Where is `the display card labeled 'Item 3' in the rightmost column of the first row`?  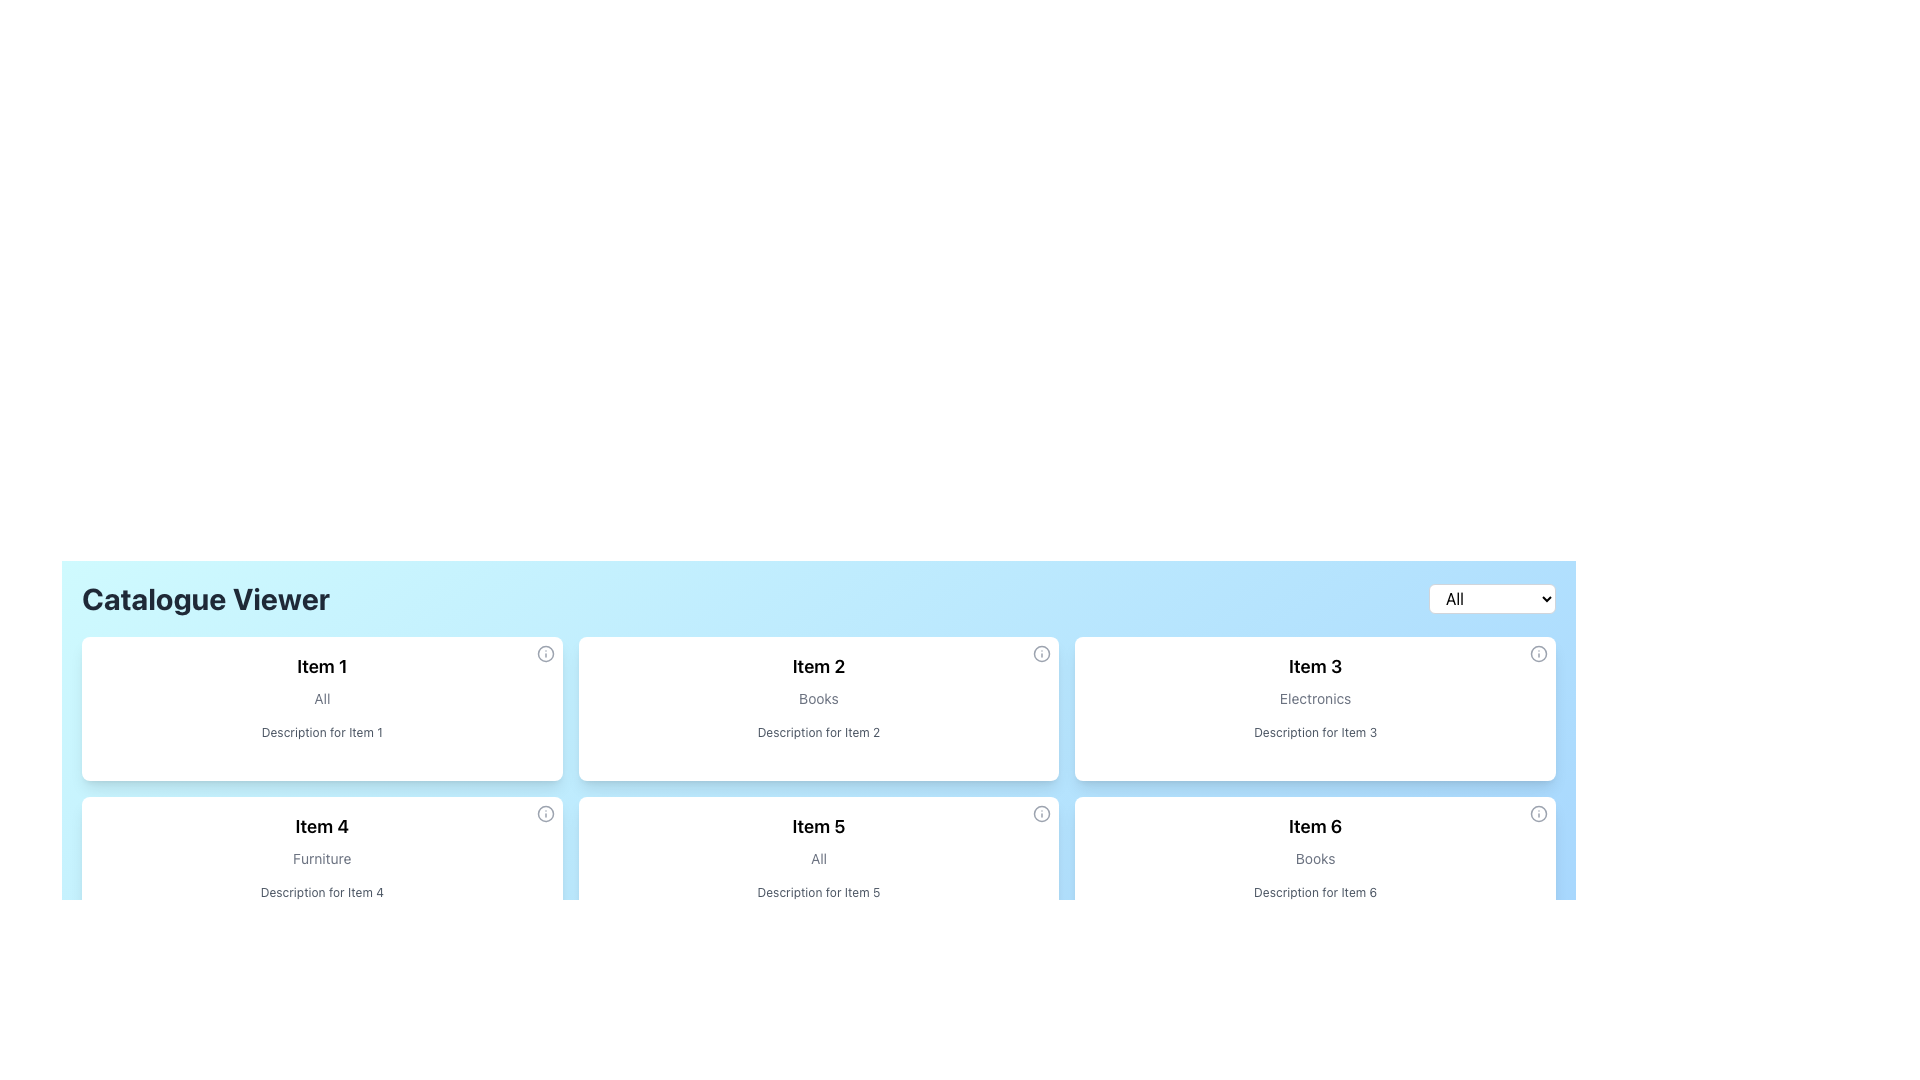
the display card labeled 'Item 3' in the rightmost column of the first row is located at coordinates (1315, 708).